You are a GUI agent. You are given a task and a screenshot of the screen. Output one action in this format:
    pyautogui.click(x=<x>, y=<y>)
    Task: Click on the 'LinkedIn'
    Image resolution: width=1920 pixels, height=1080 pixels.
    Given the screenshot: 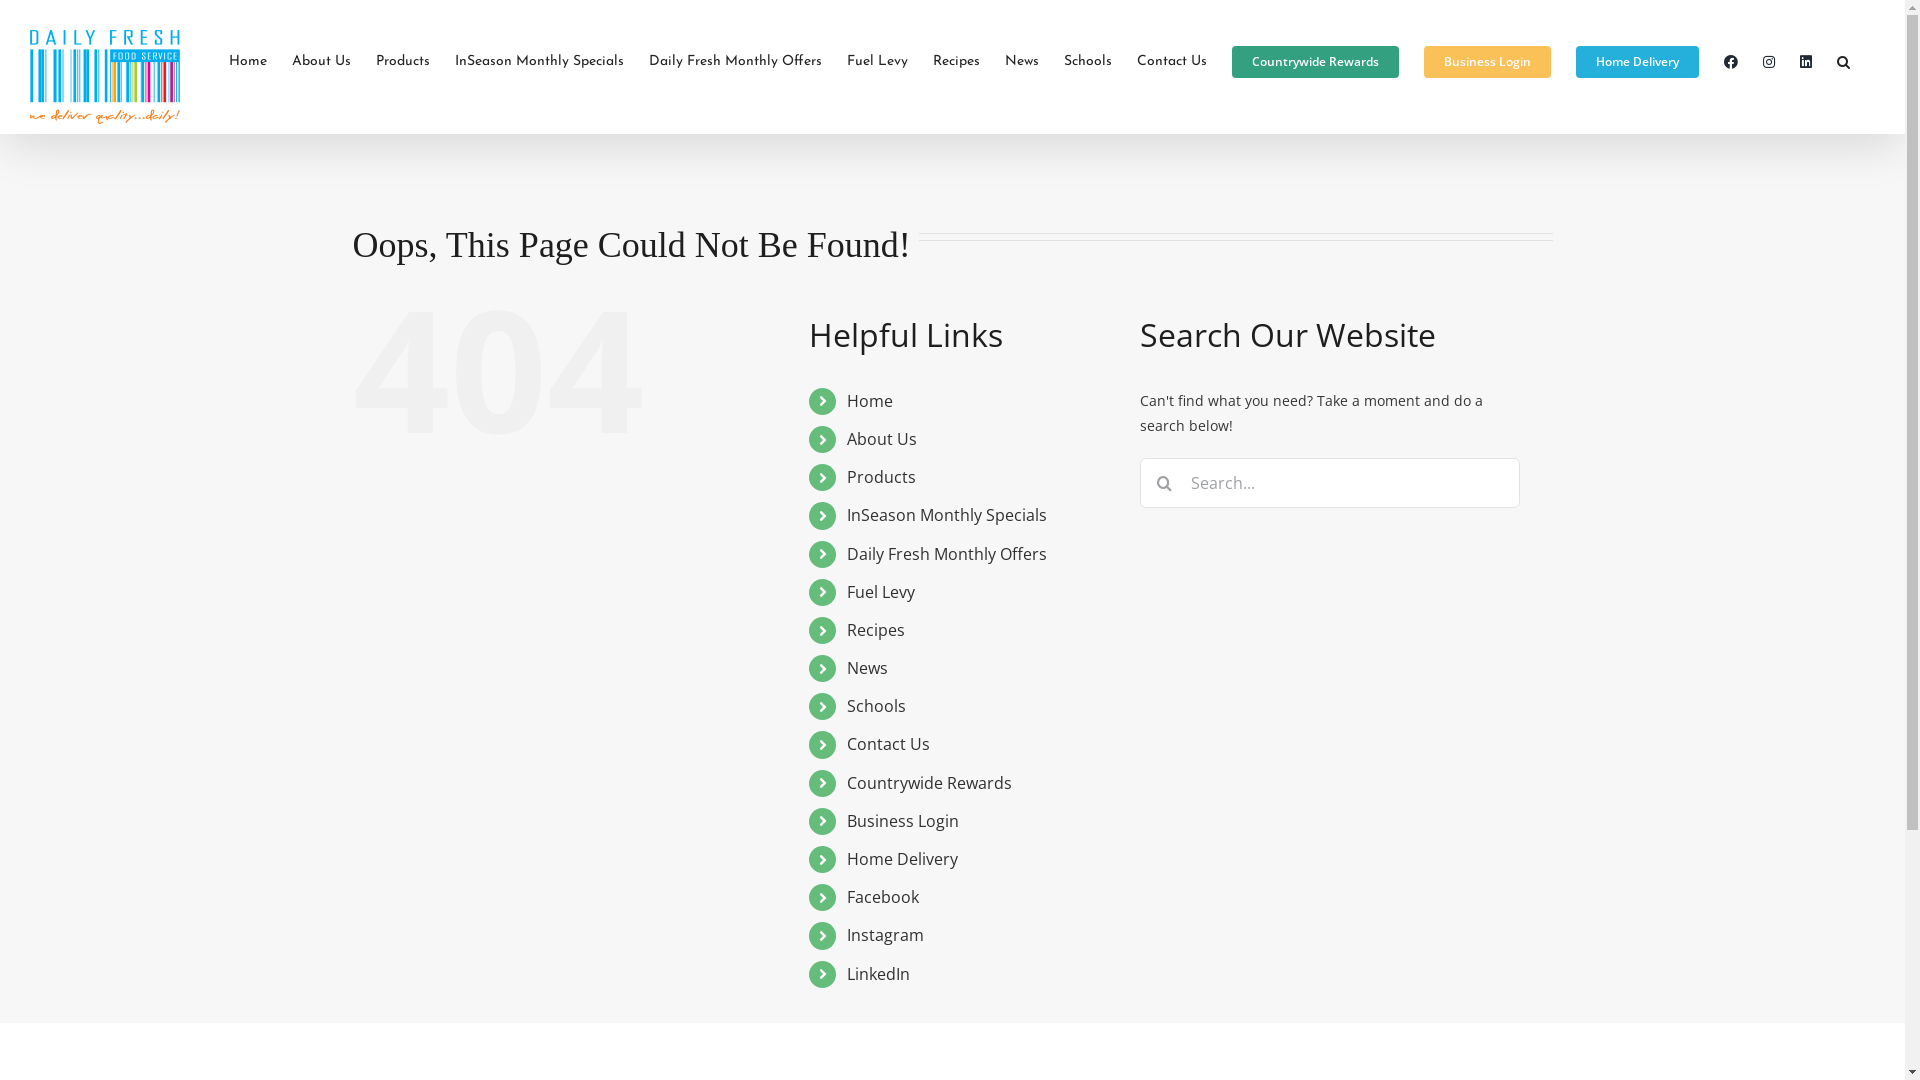 What is the action you would take?
    pyautogui.click(x=878, y=973)
    